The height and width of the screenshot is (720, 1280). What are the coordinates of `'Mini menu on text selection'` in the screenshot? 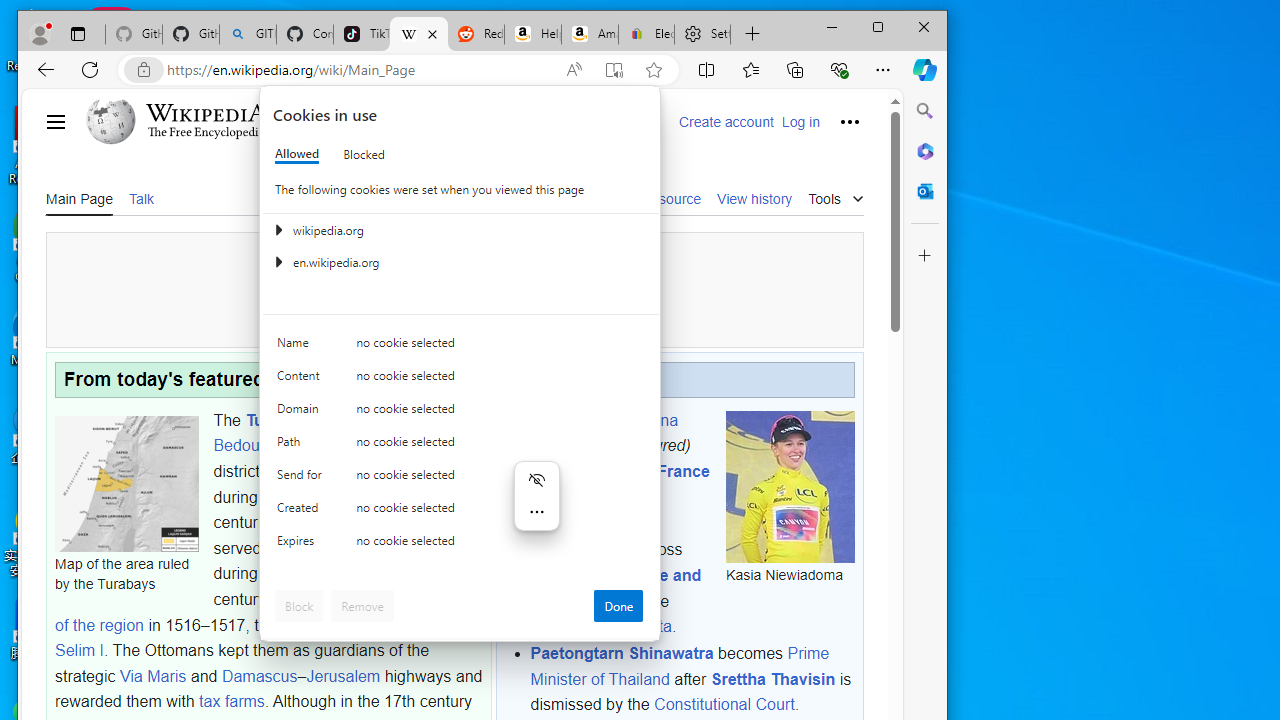 It's located at (536, 495).